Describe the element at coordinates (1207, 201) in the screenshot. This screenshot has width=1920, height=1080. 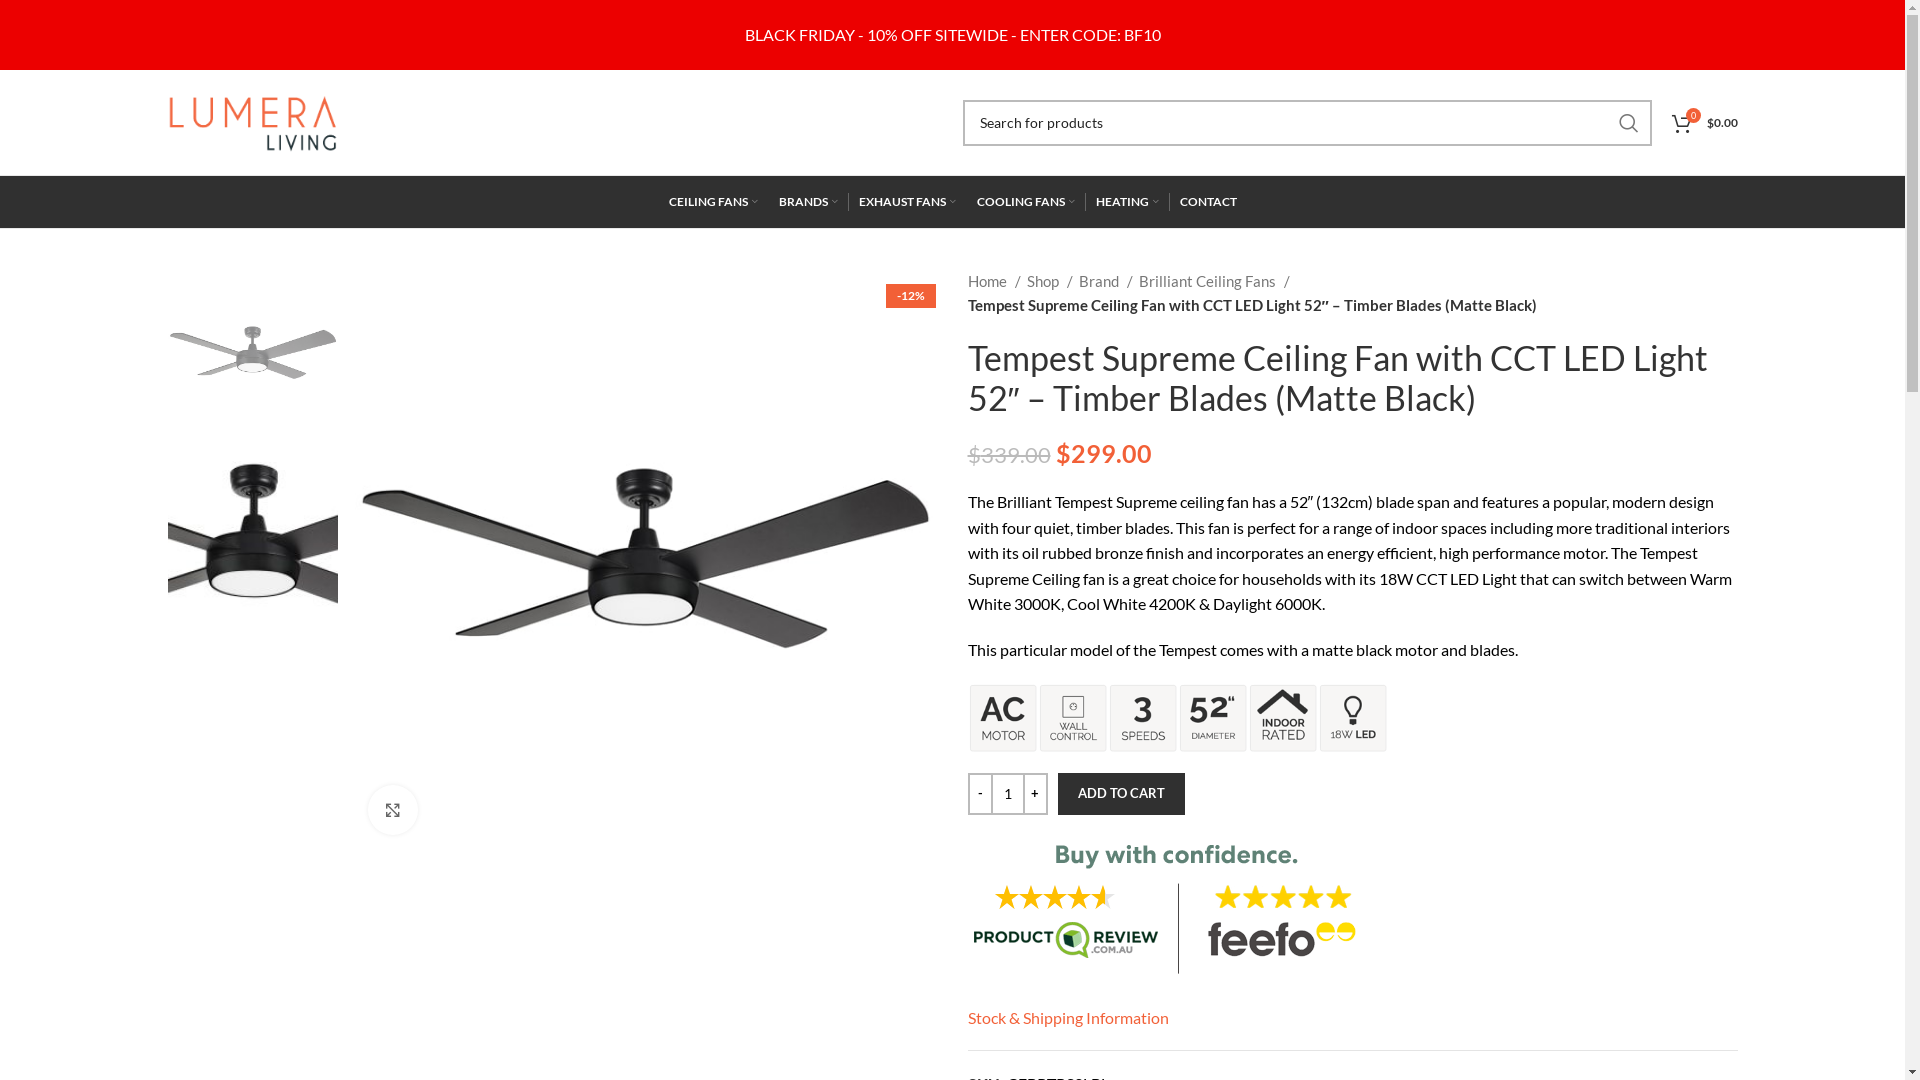
I see `'CONTACT'` at that location.